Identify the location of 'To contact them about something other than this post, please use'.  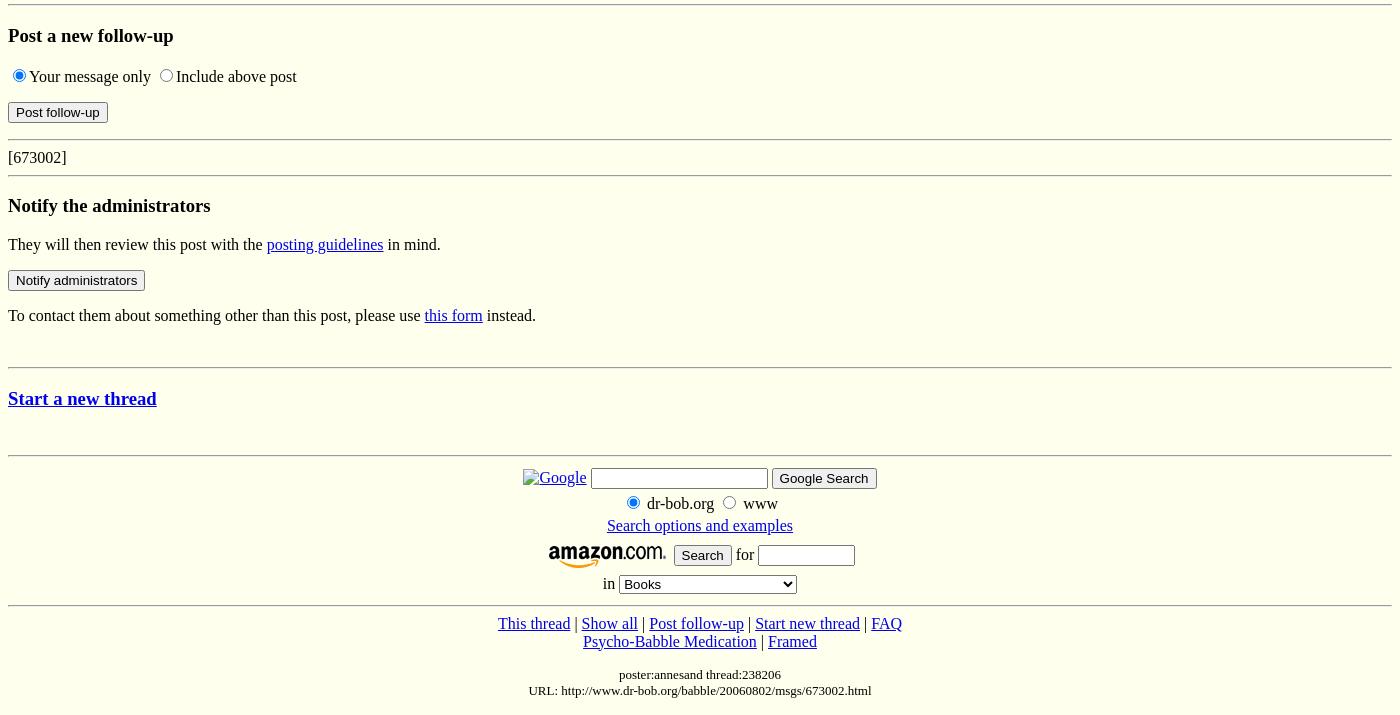
(216, 314).